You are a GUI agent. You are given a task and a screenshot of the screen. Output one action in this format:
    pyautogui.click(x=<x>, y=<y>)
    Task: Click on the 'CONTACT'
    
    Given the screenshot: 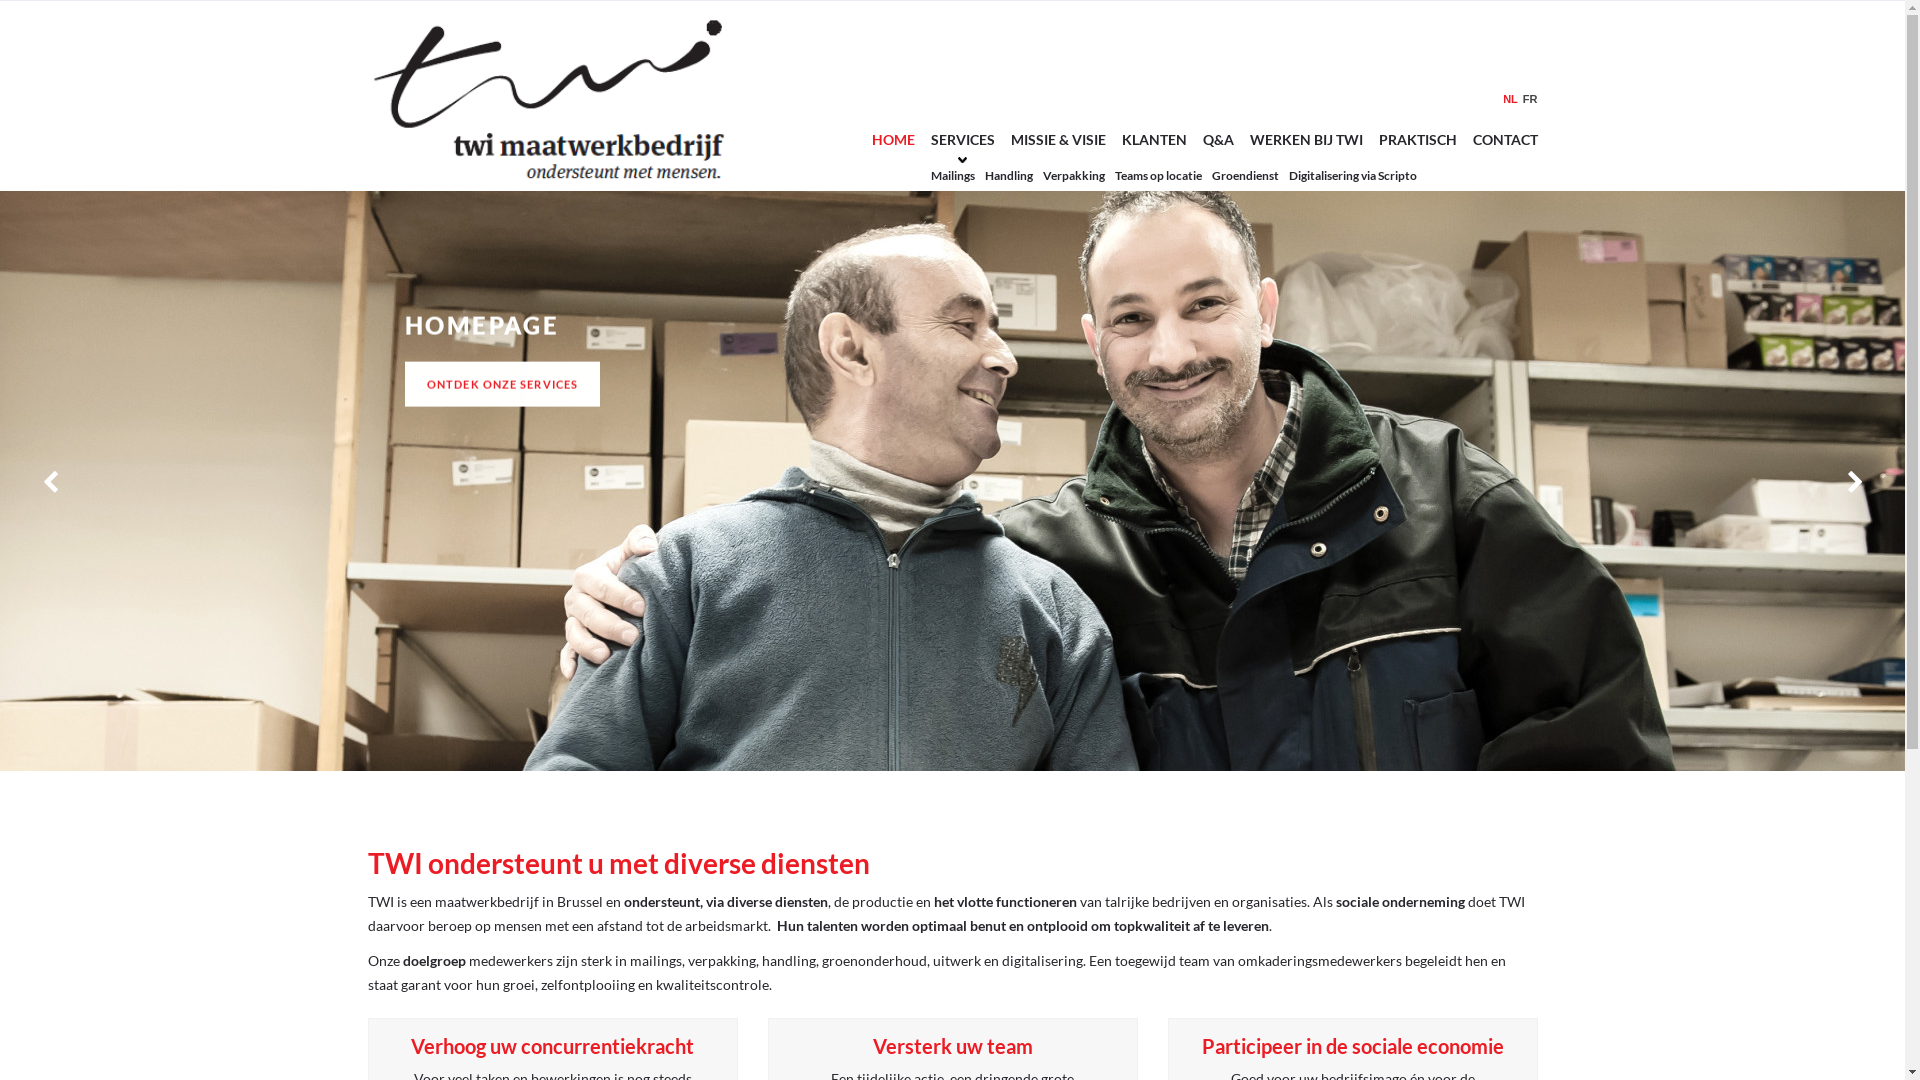 What is the action you would take?
    pyautogui.click(x=1472, y=139)
    